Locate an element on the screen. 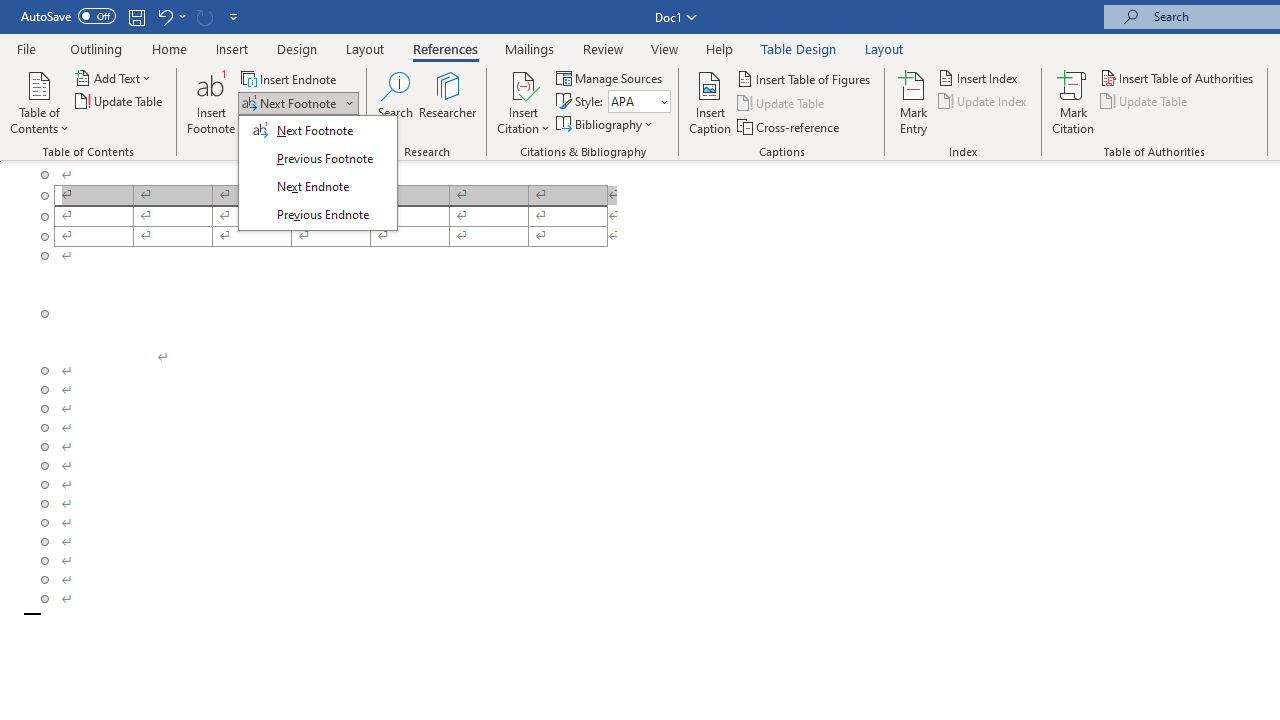  'Mark Citation...' is located at coordinates (1072, 103).